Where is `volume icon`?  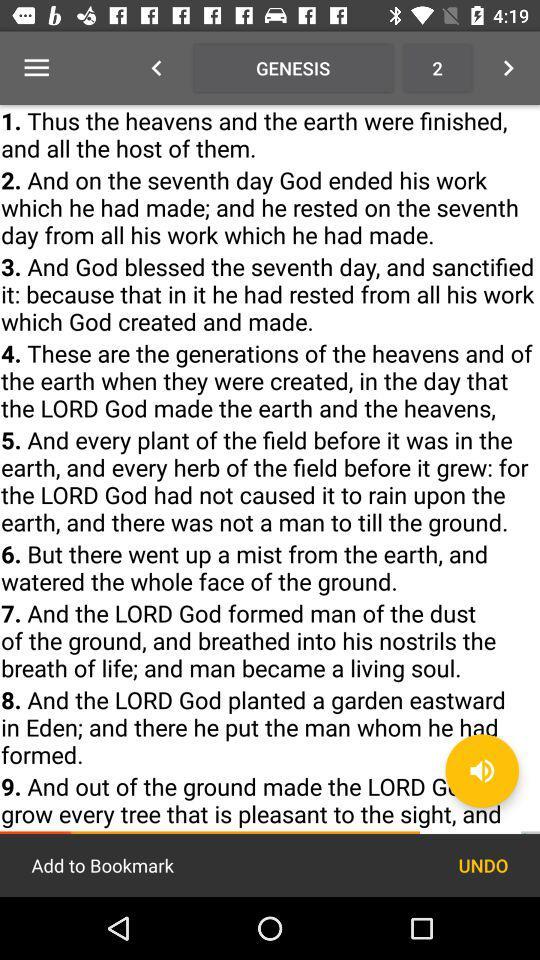
volume icon is located at coordinates (481, 769).